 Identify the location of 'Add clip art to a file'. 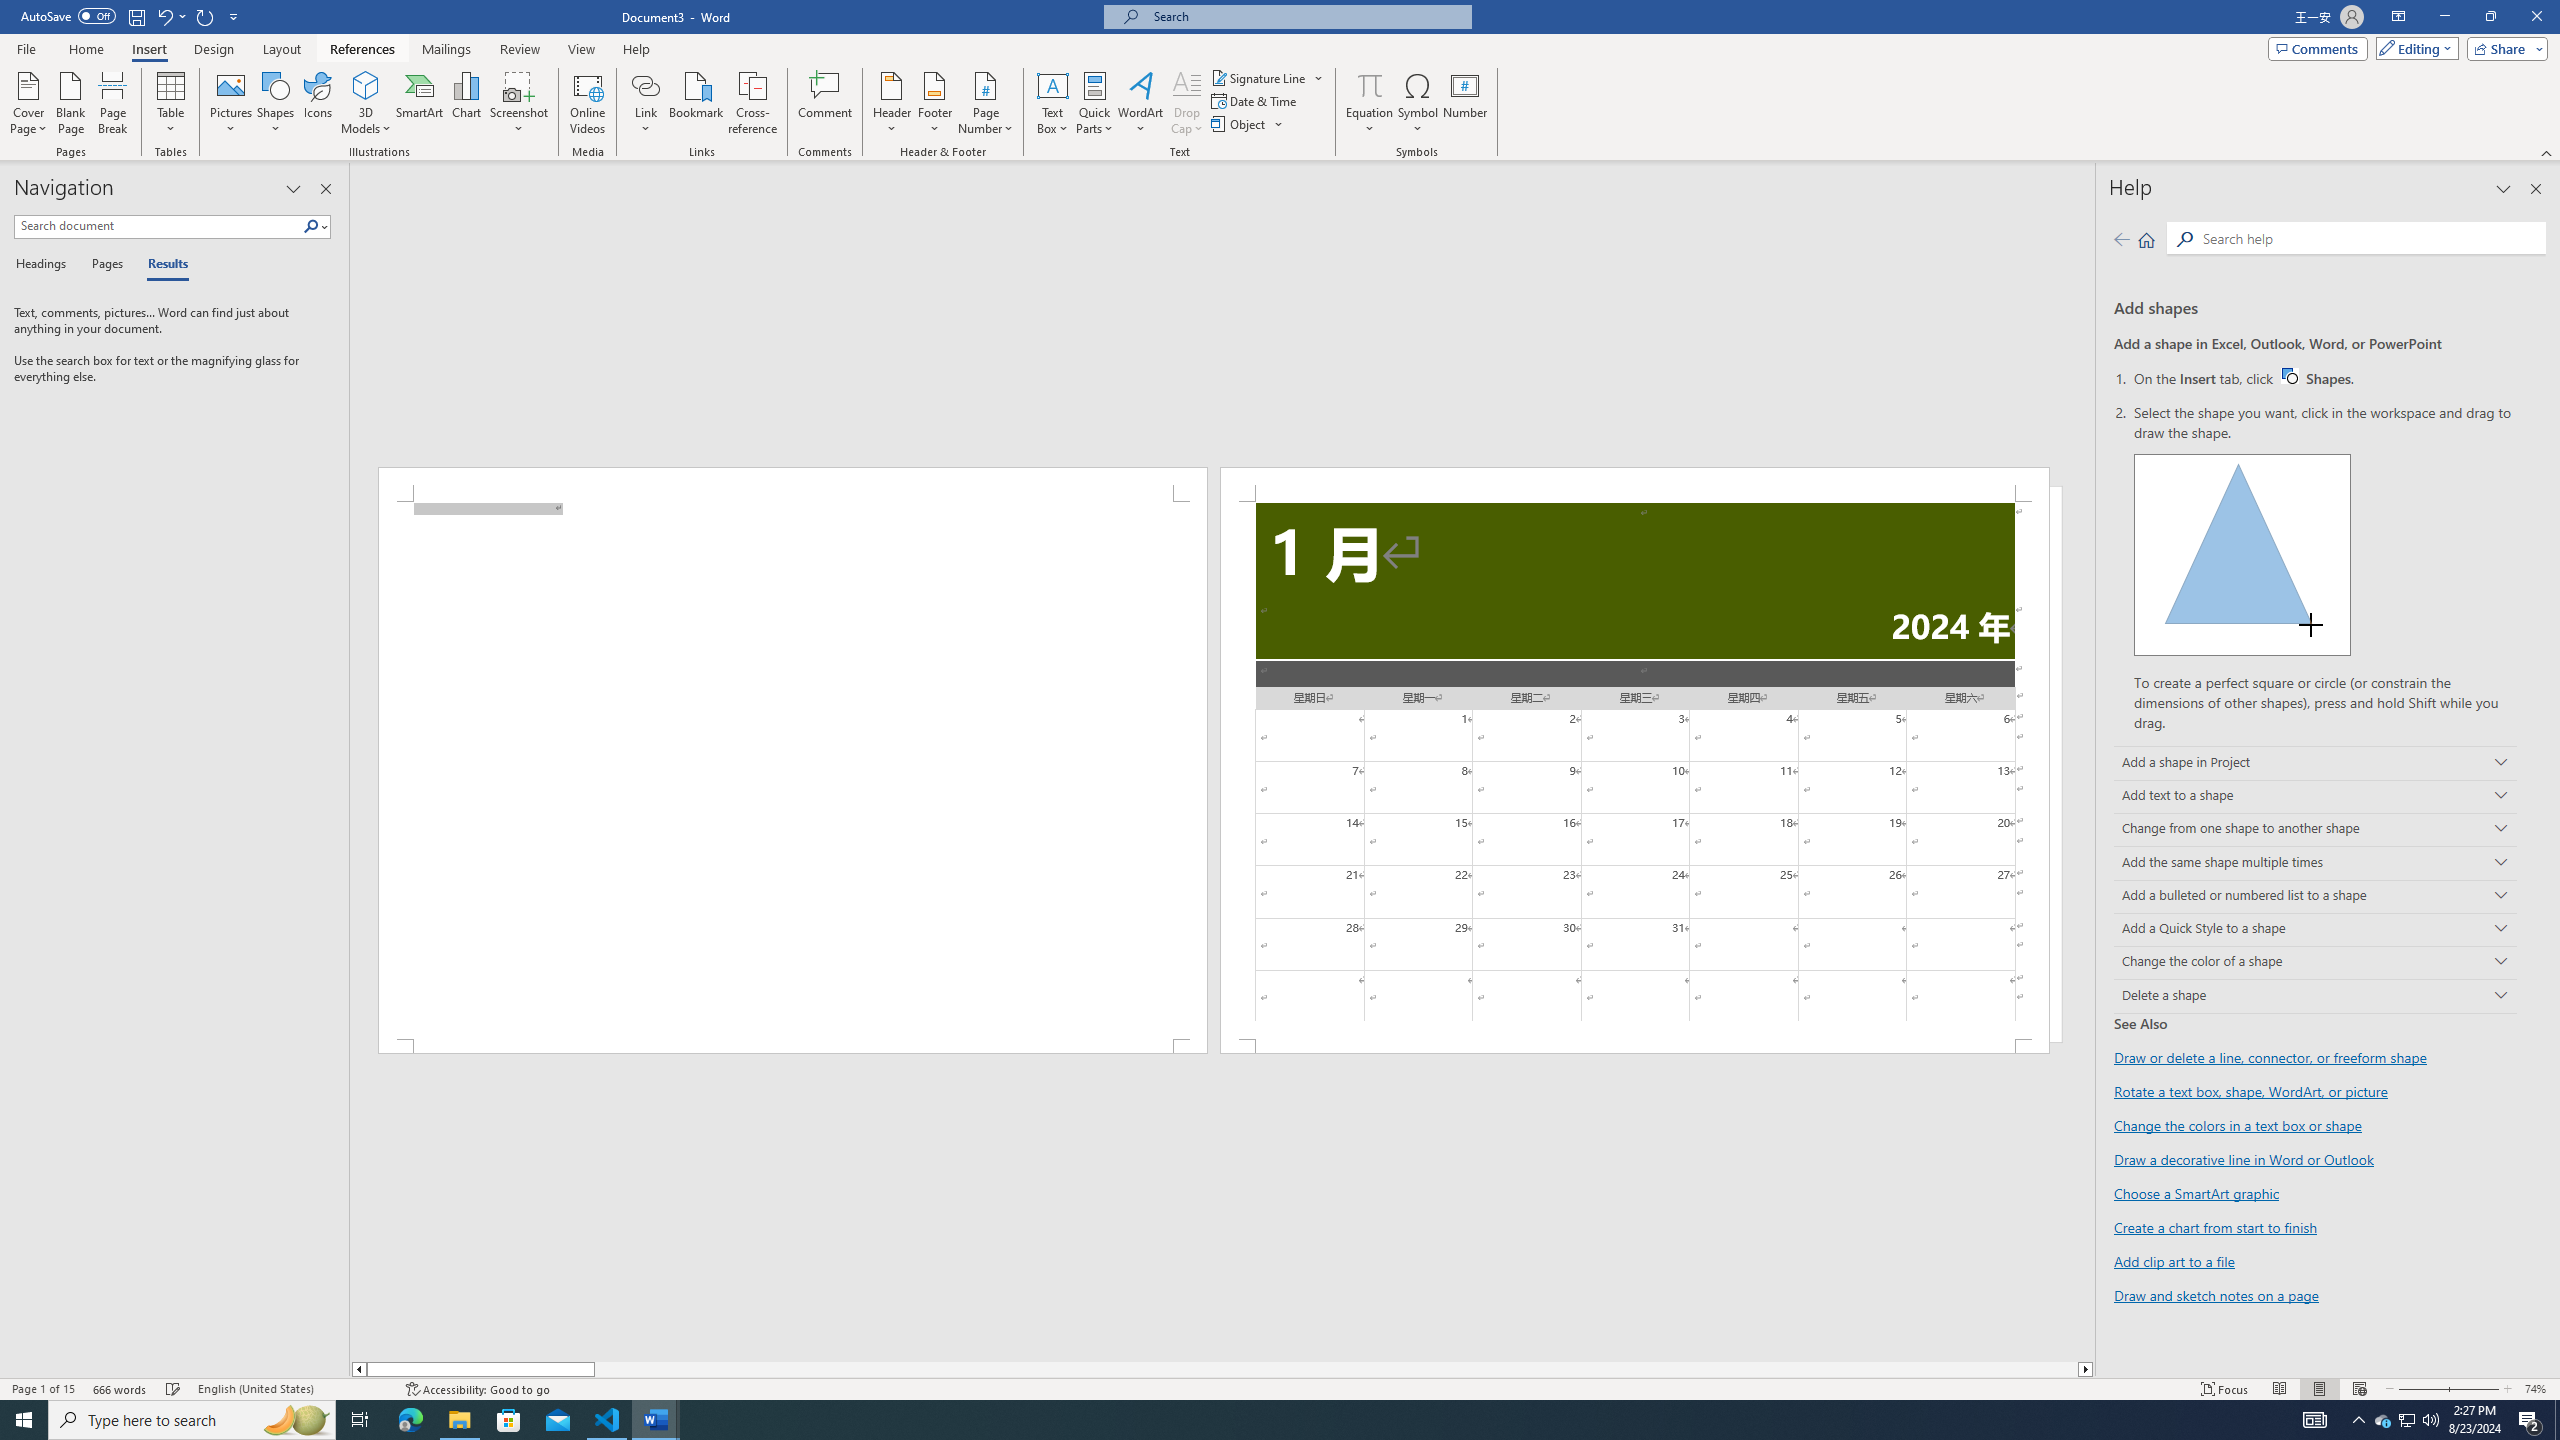
(2173, 1260).